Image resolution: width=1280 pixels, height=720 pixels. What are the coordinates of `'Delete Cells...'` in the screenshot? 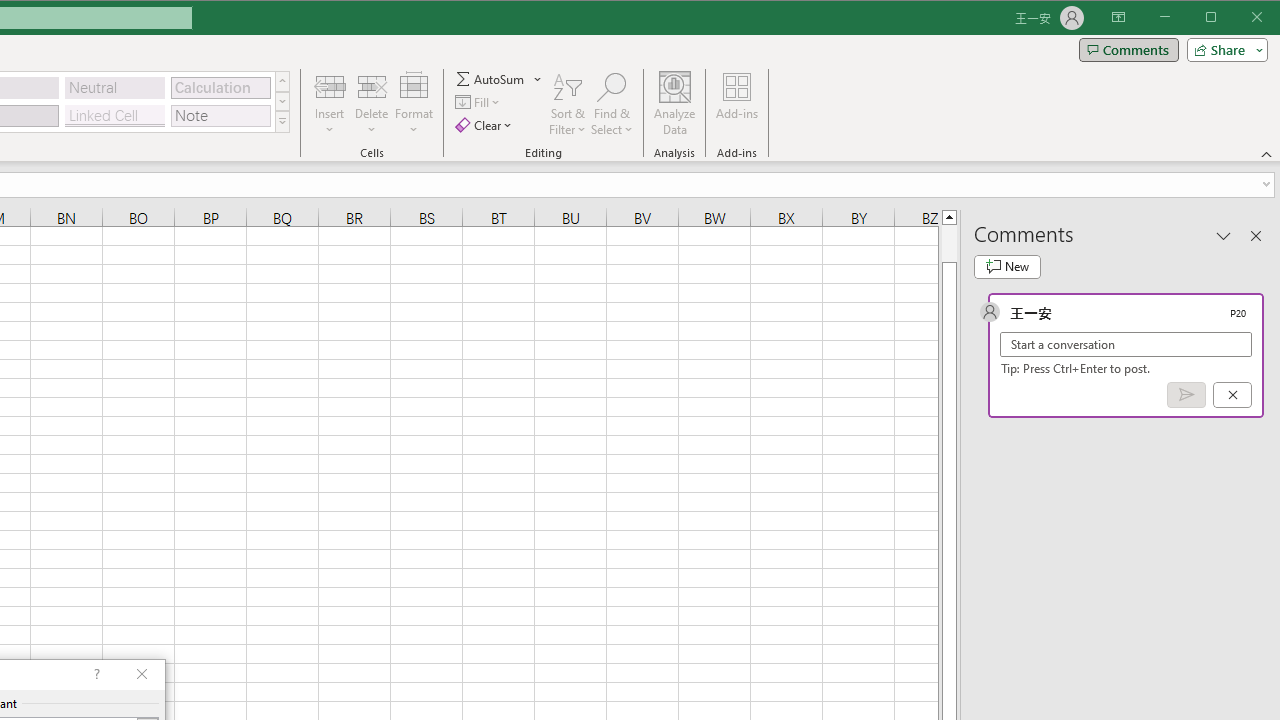 It's located at (371, 85).